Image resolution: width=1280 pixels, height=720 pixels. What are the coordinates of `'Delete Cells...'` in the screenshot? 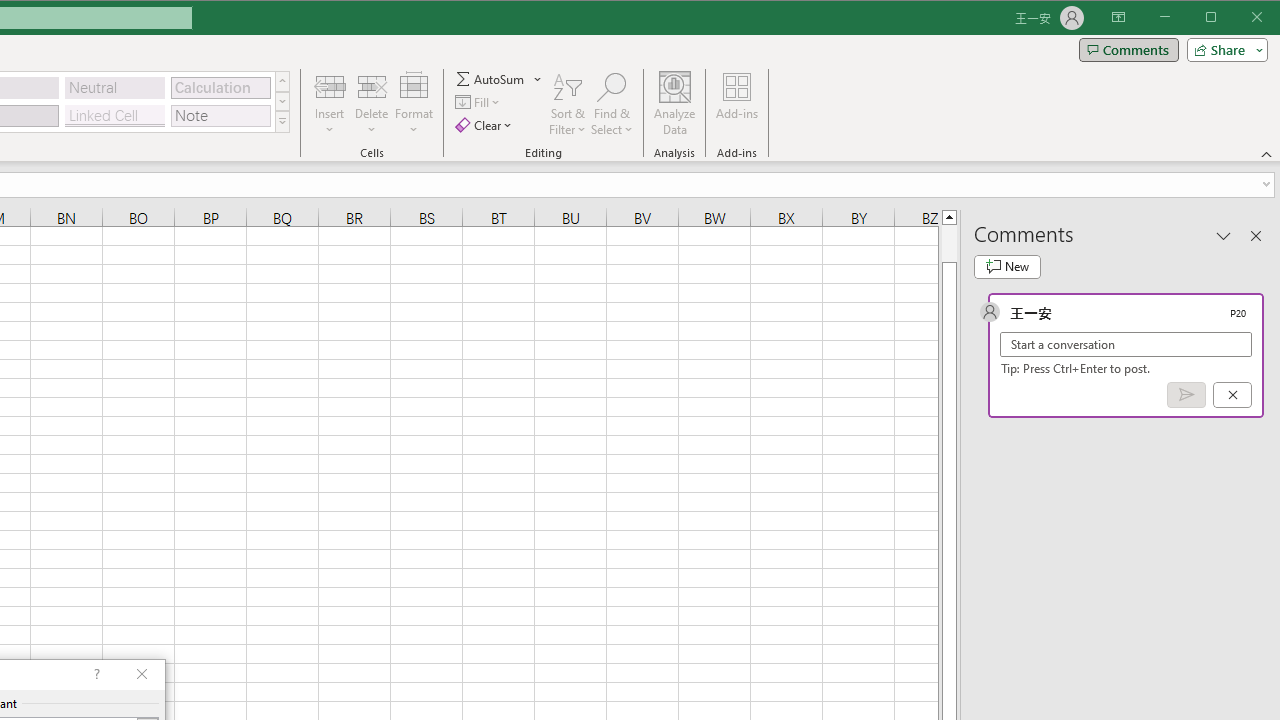 It's located at (371, 85).